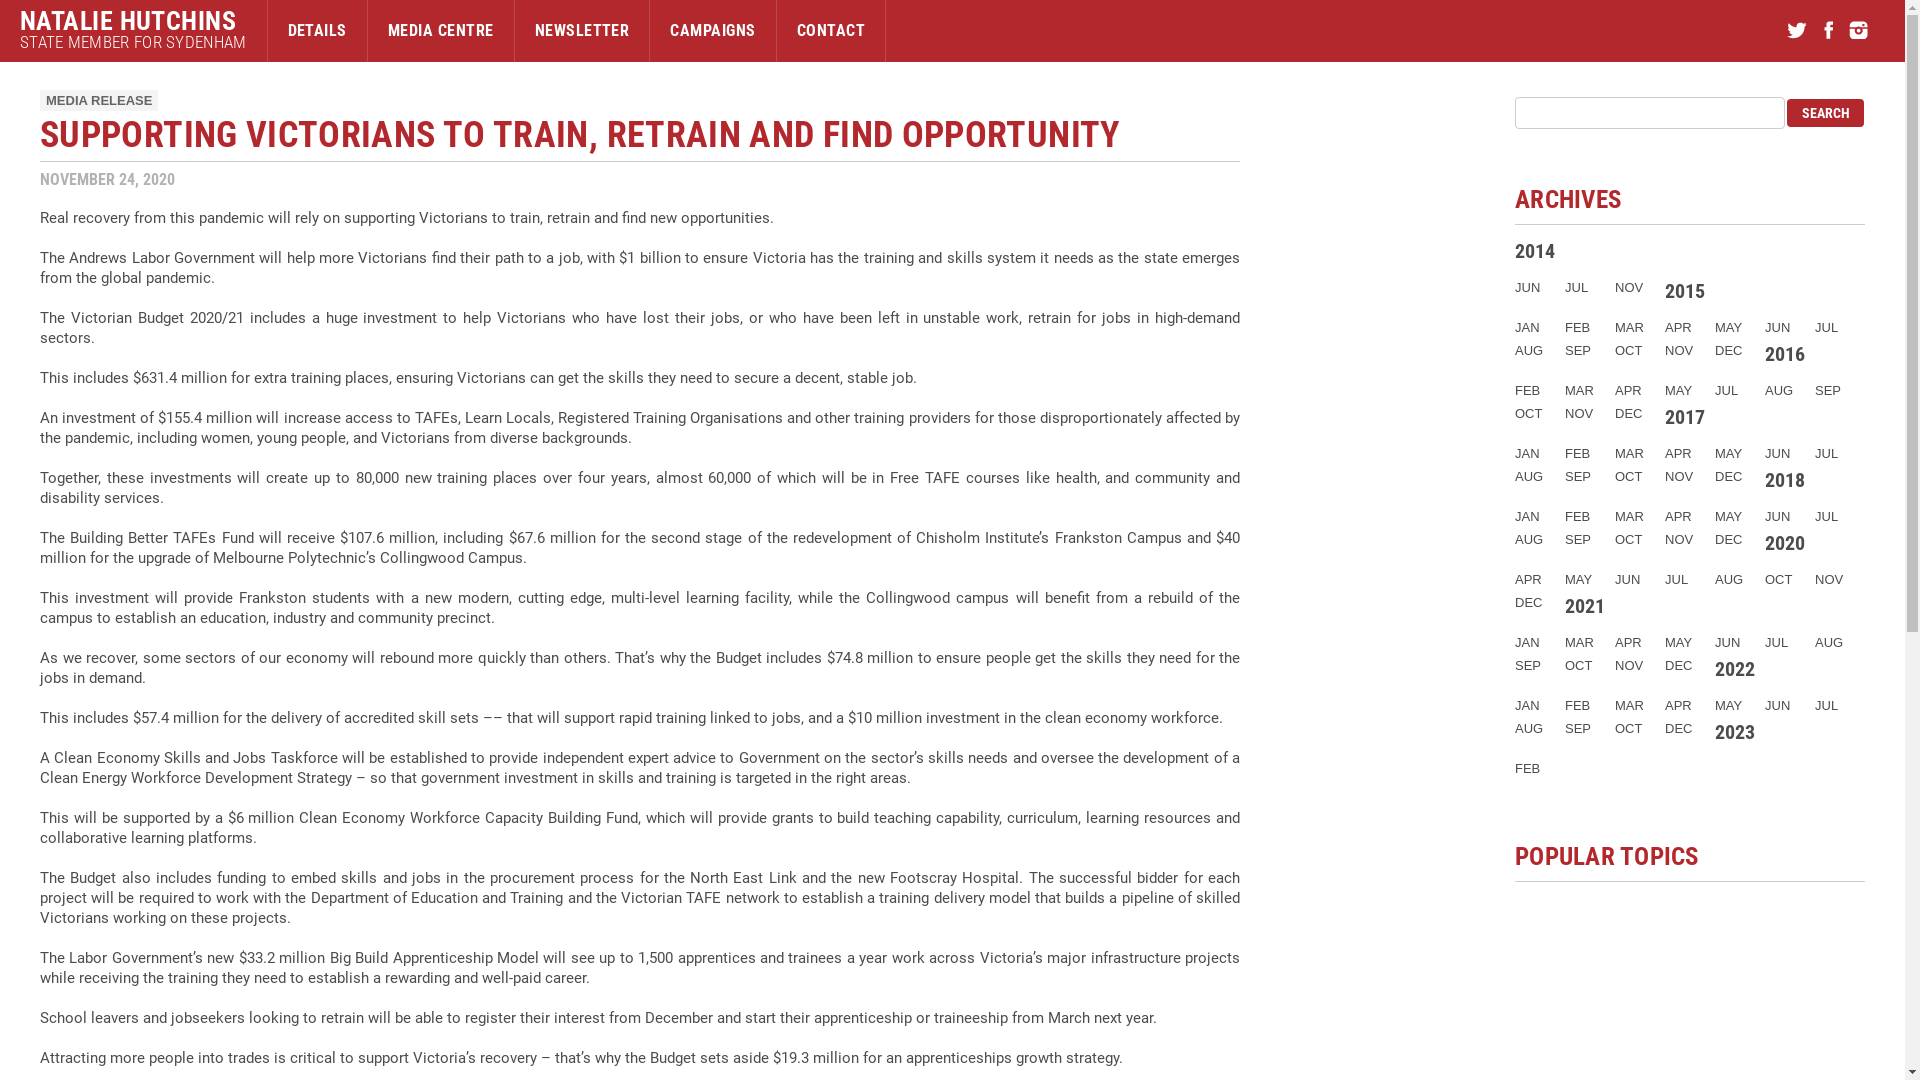  What do you see at coordinates (1628, 287) in the screenshot?
I see `'NOV'` at bounding box center [1628, 287].